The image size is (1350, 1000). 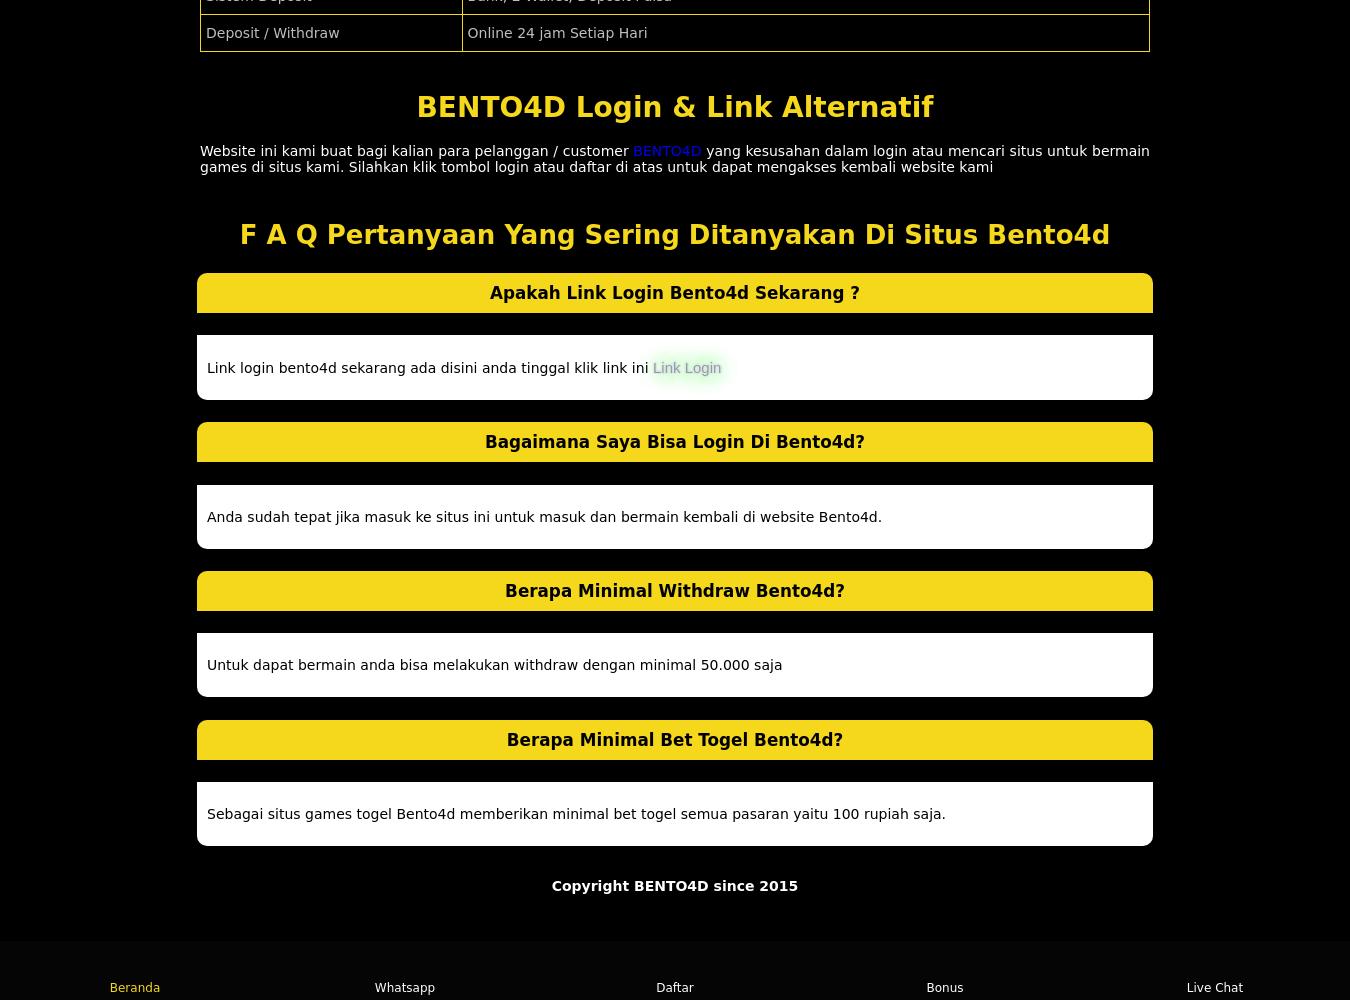 I want to click on 'Website ini kami buat bagi kalian para pelanggan / customer', so click(x=416, y=150).